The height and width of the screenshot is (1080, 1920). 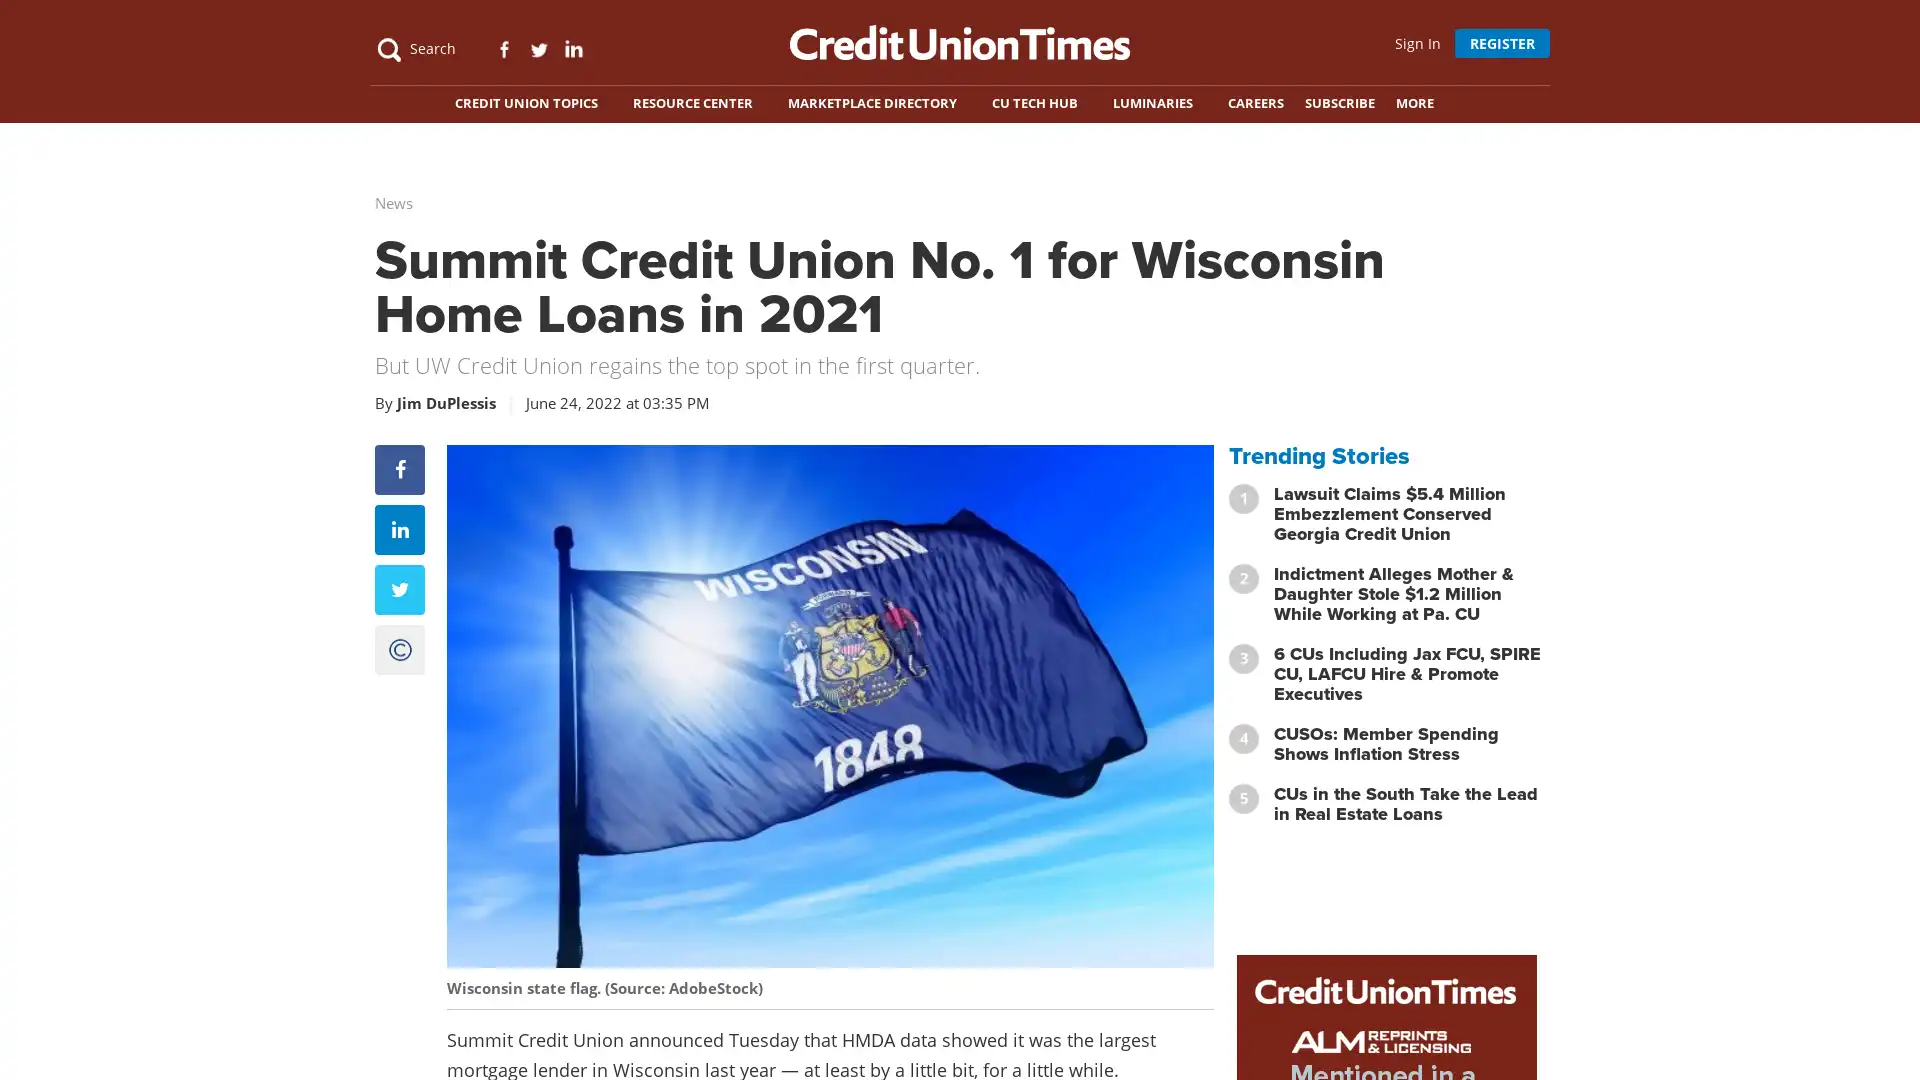 I want to click on Share on LinkedIn, so click(x=399, y=608).